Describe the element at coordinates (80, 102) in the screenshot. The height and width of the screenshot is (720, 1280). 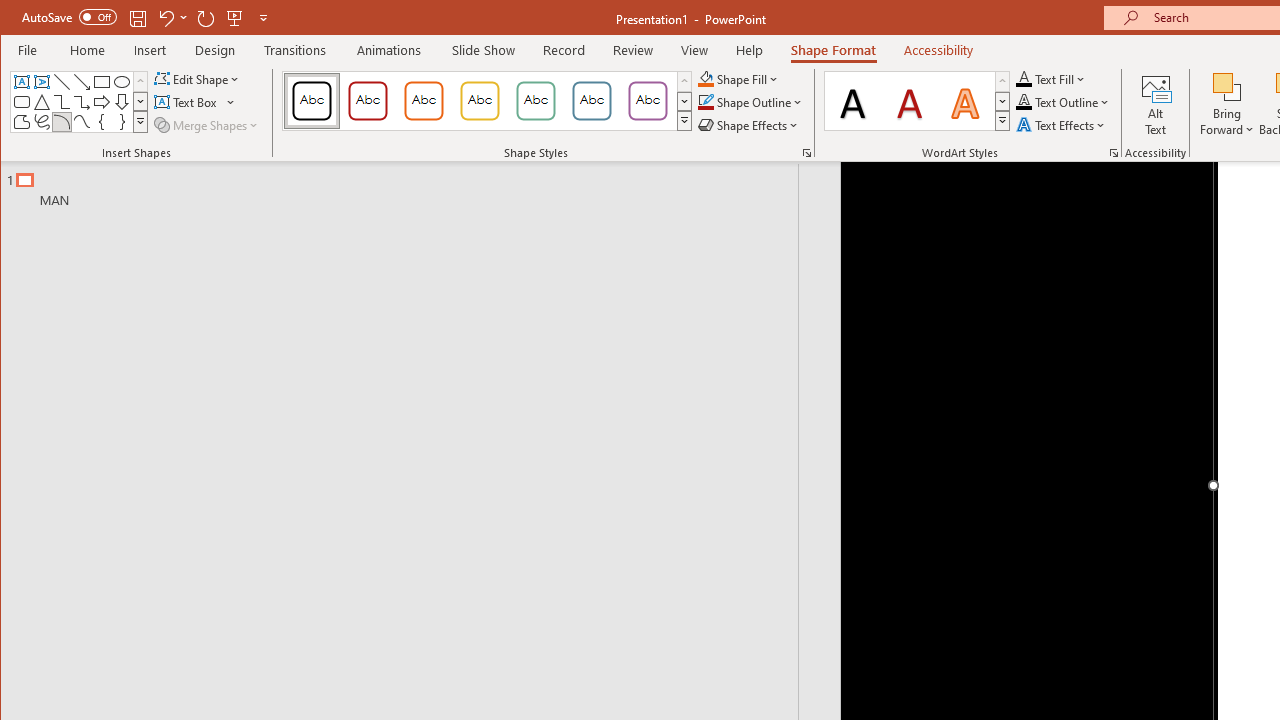
I see `'AutomationID: ShapesInsertGallery'` at that location.